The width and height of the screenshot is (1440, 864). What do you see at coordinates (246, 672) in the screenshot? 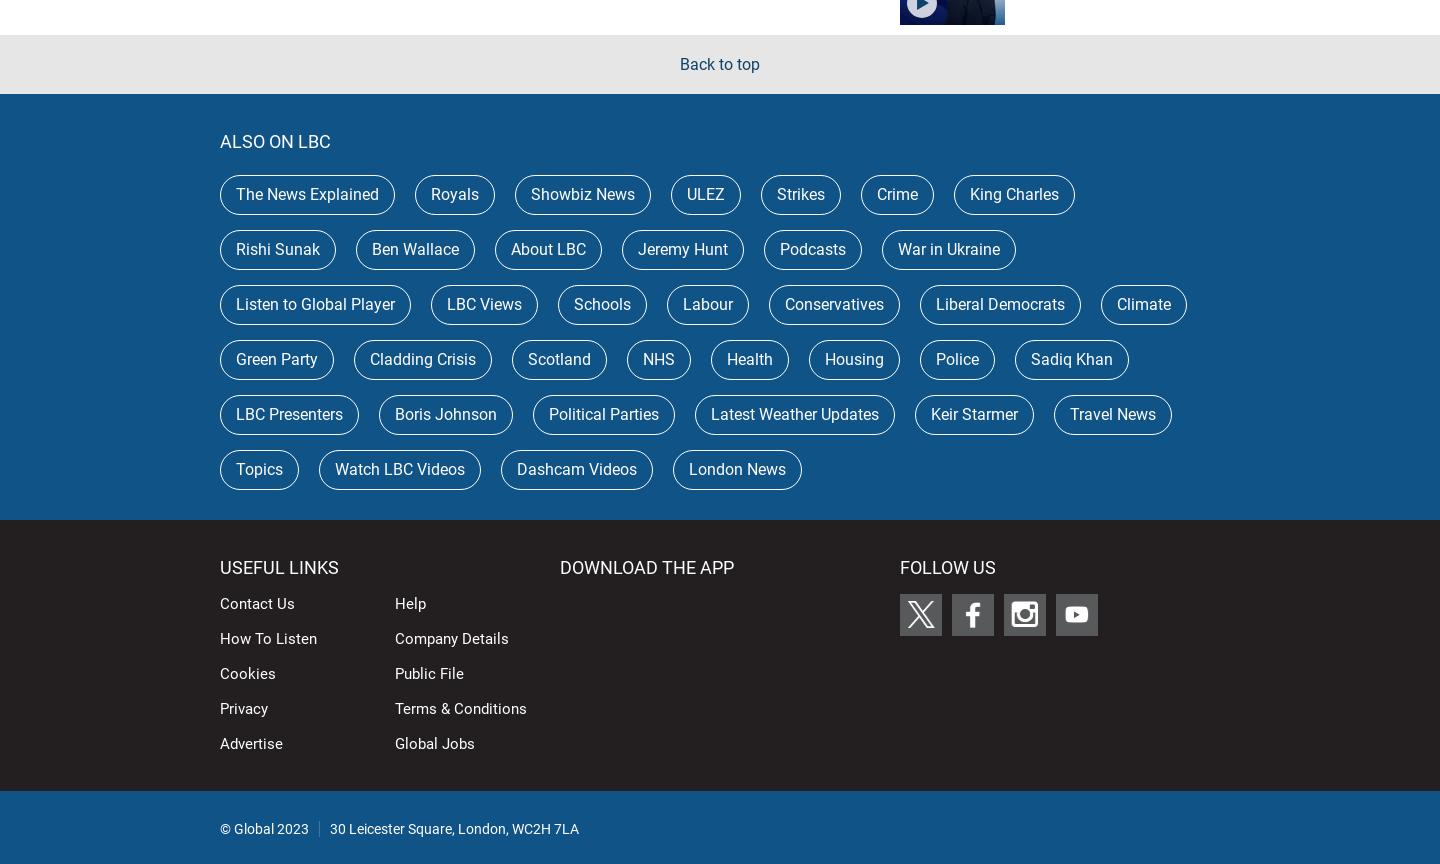
I see `'Cookies'` at bounding box center [246, 672].